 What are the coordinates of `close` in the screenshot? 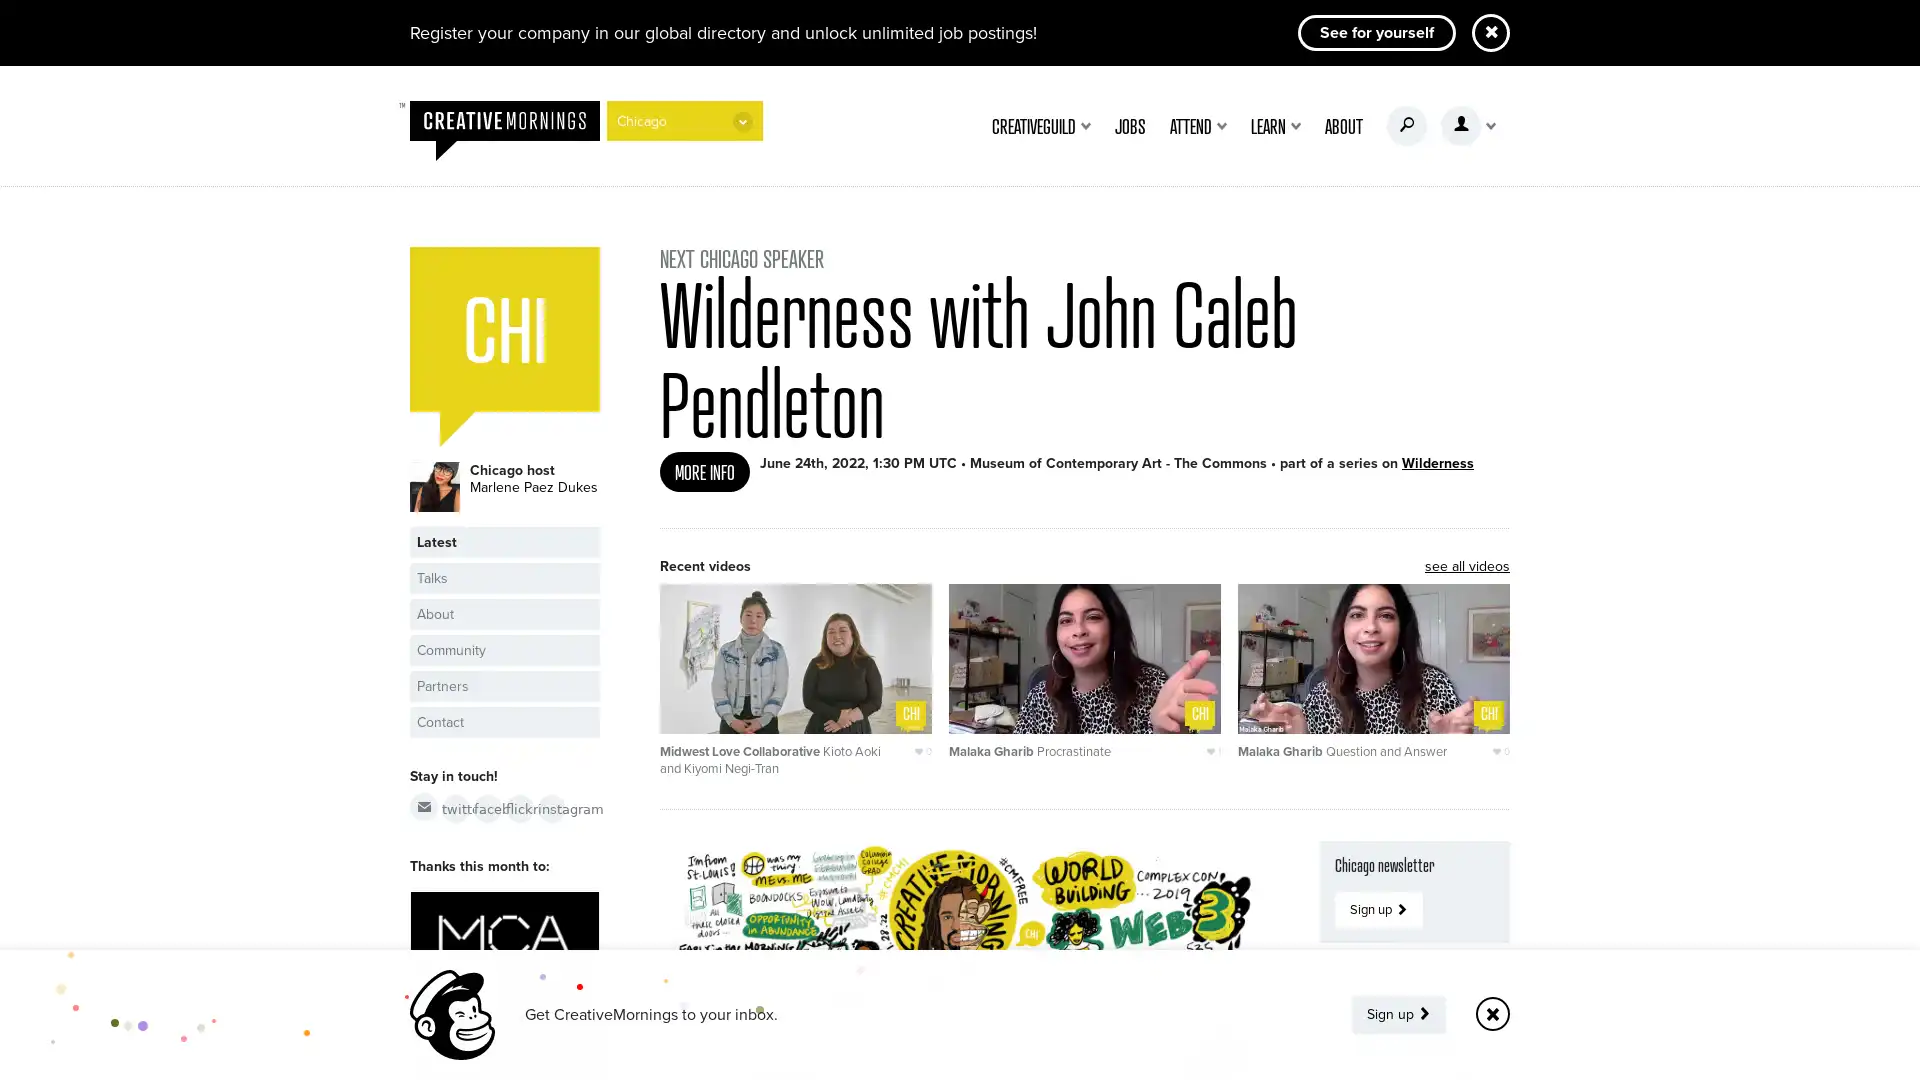 It's located at (1491, 33).